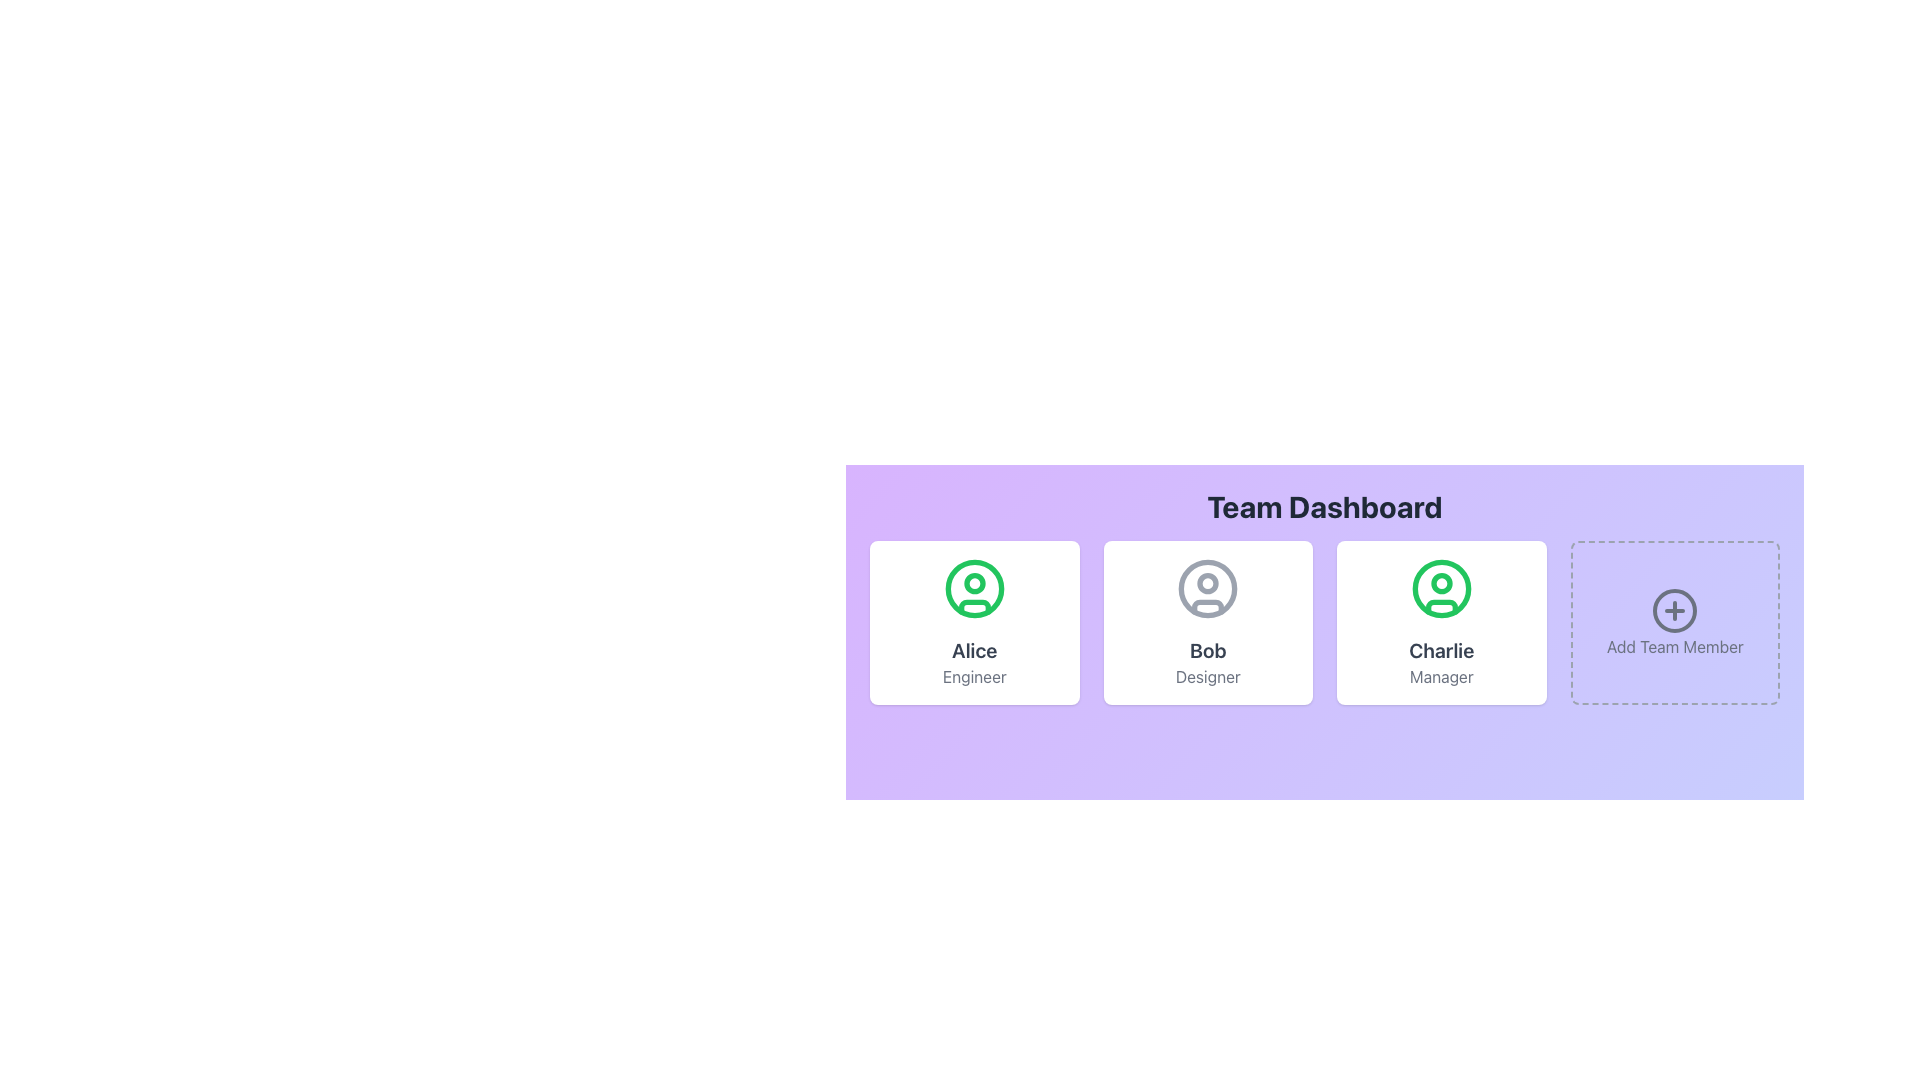  What do you see at coordinates (1675, 622) in the screenshot?
I see `the 'Add Team Member' button, which is a rectangular card with a dashed border and a circular '+' icon, located at the far-right of the team members grid` at bounding box center [1675, 622].